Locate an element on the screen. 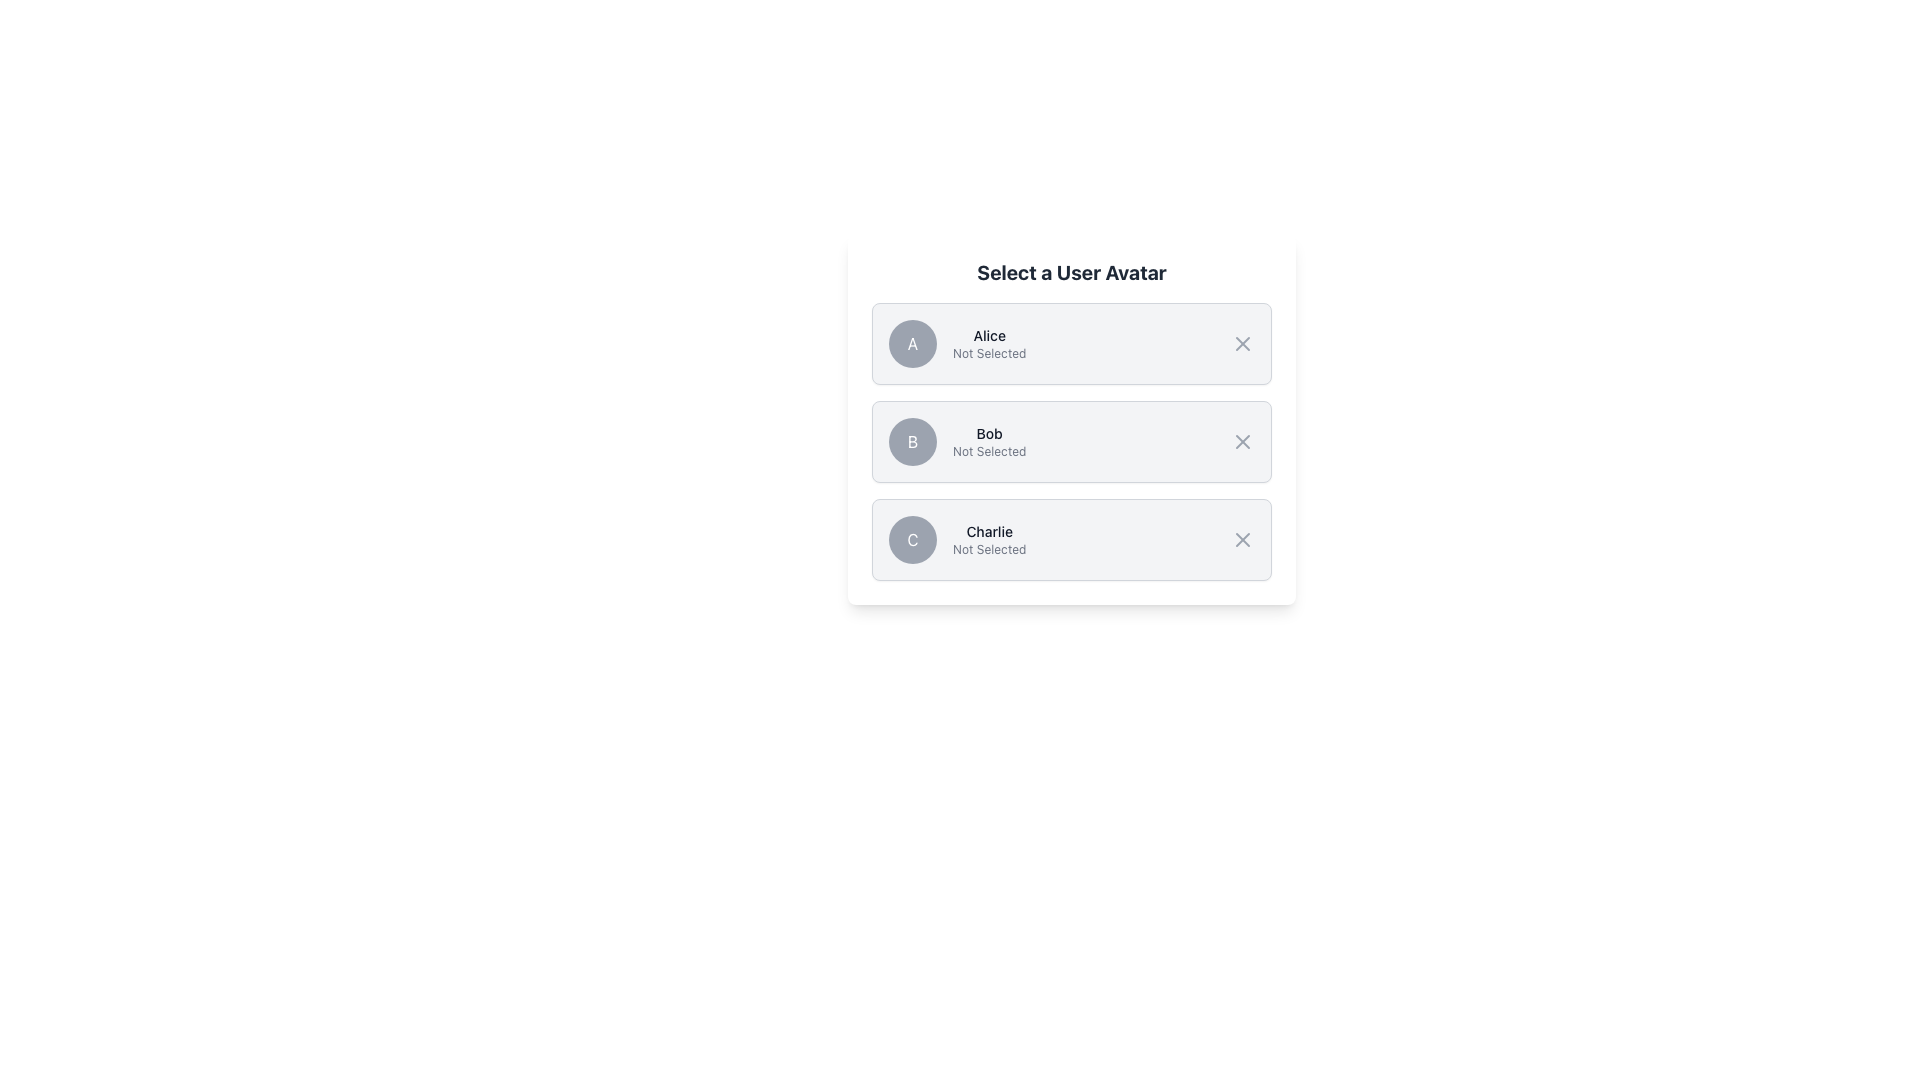 Image resolution: width=1920 pixels, height=1080 pixels. the 'X' icon with a gray circular outline located at the far right of the row dedicated to 'Charlie' is located at coordinates (1242, 540).